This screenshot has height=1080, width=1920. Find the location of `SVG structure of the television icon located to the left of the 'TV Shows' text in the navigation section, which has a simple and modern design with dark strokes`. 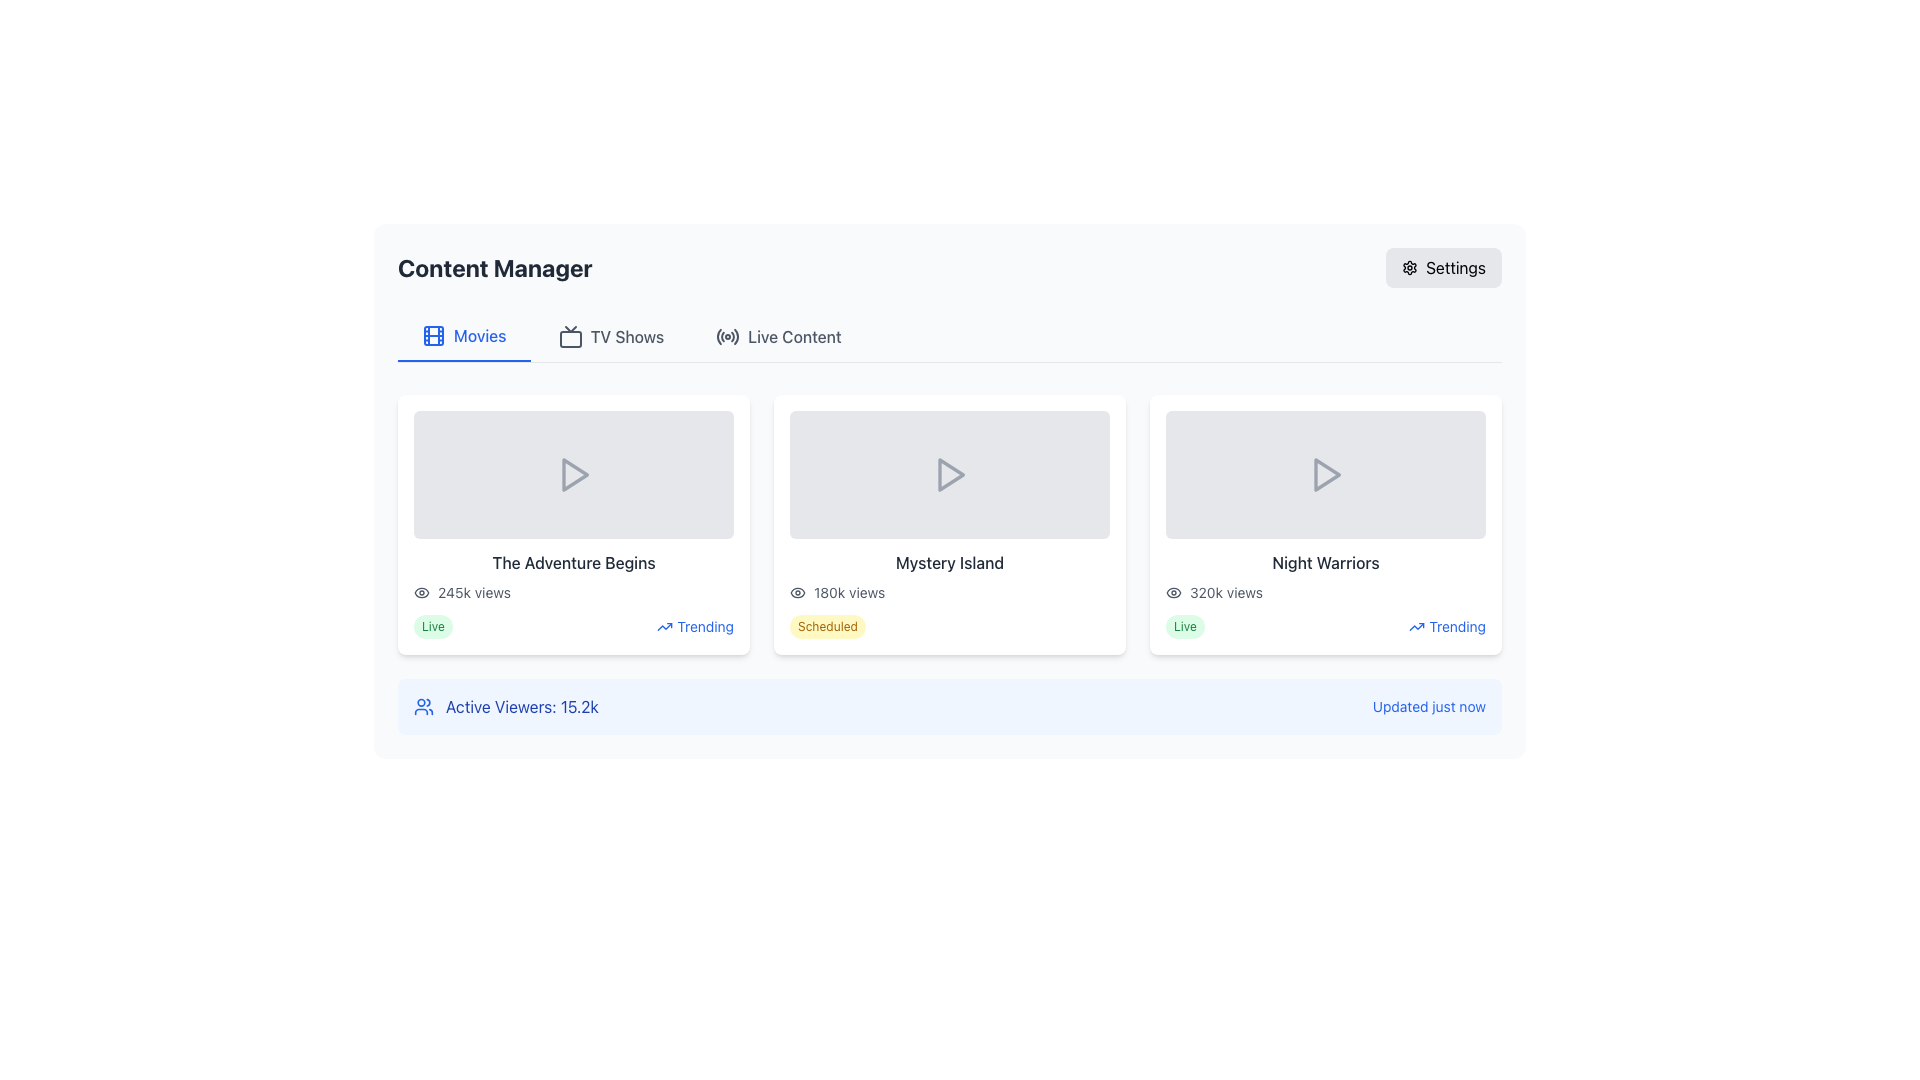

SVG structure of the television icon located to the left of the 'TV Shows' text in the navigation section, which has a simple and modern design with dark strokes is located at coordinates (569, 335).